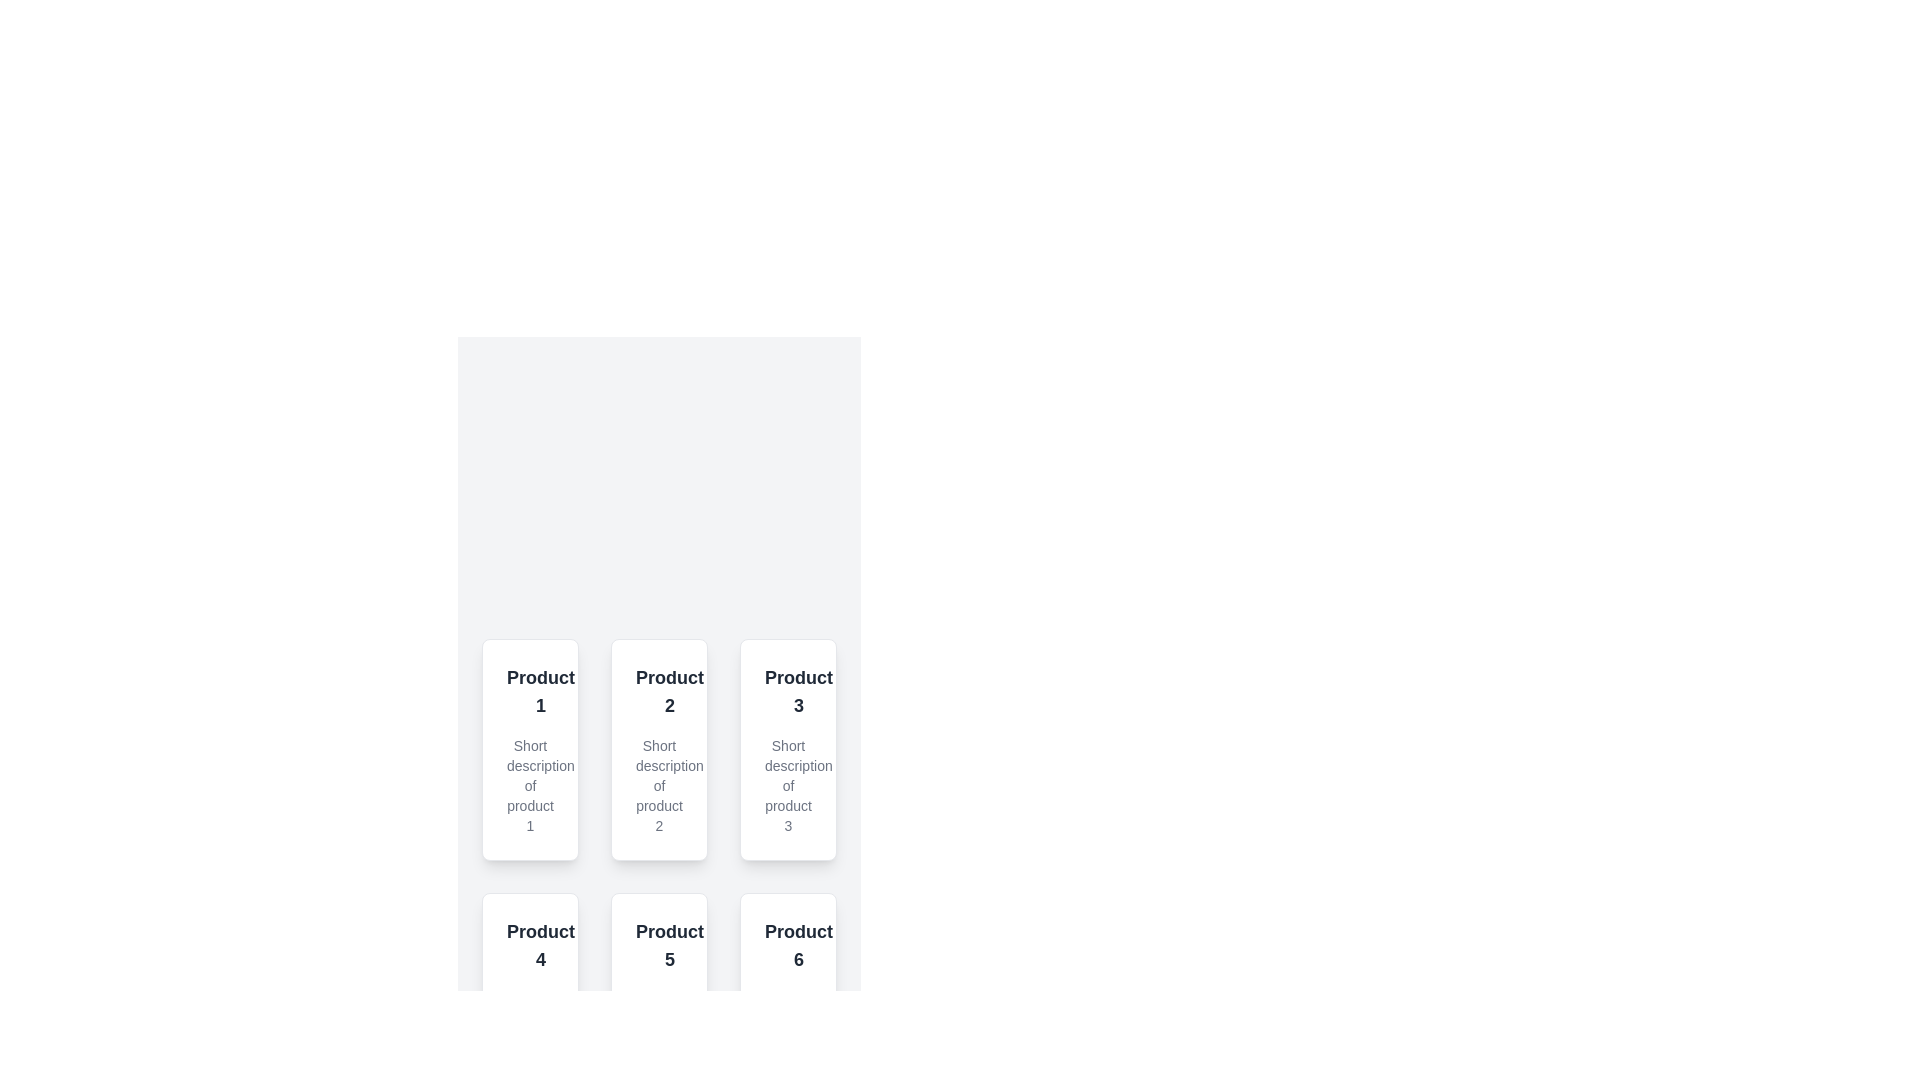 The image size is (1920, 1080). I want to click on the styling of the Text label displaying 'Product 5', which is positioned at the top of the second product card in the grid layout, so click(659, 945).